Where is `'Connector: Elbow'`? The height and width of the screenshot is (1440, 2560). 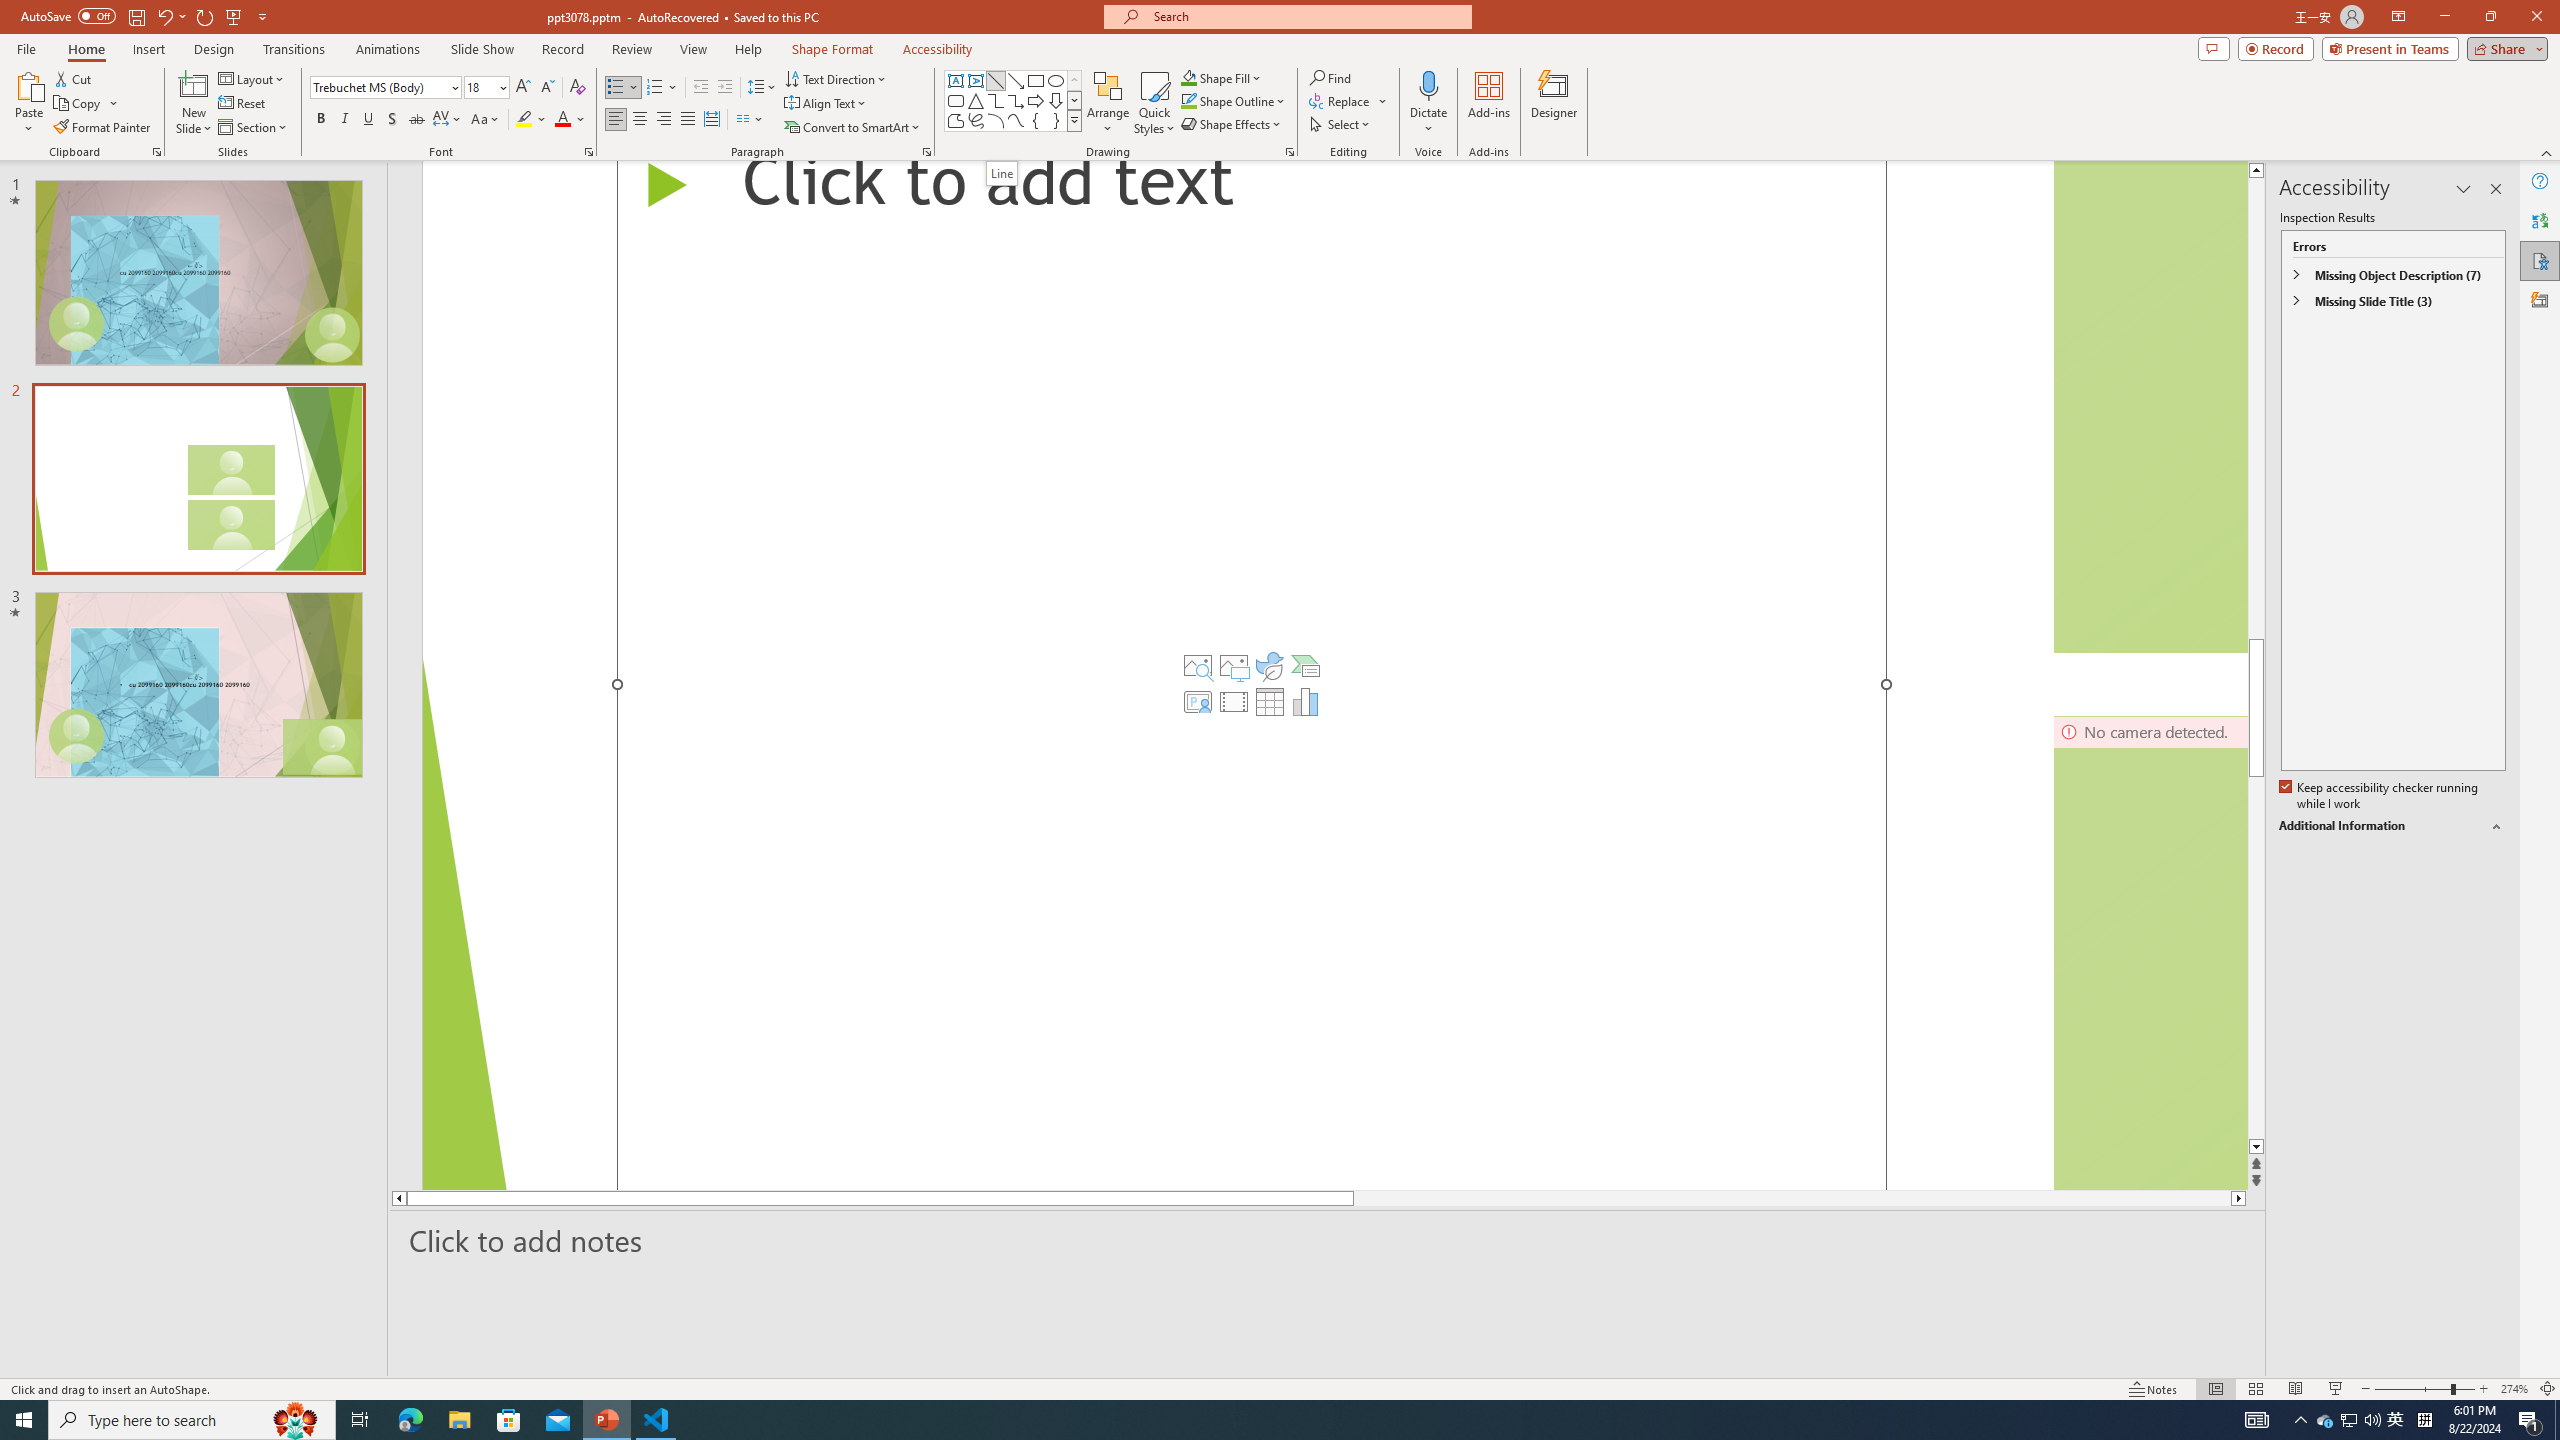 'Connector: Elbow' is located at coordinates (994, 99).